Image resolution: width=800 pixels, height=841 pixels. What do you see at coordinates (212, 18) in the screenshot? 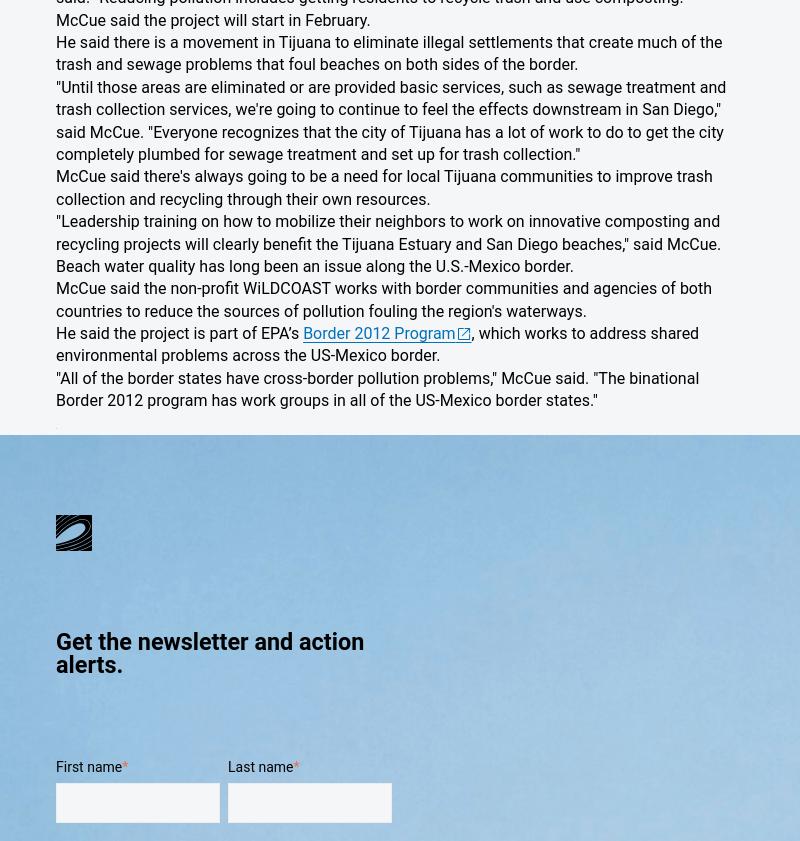
I see `'McCue said the project will start in February.'` at bounding box center [212, 18].